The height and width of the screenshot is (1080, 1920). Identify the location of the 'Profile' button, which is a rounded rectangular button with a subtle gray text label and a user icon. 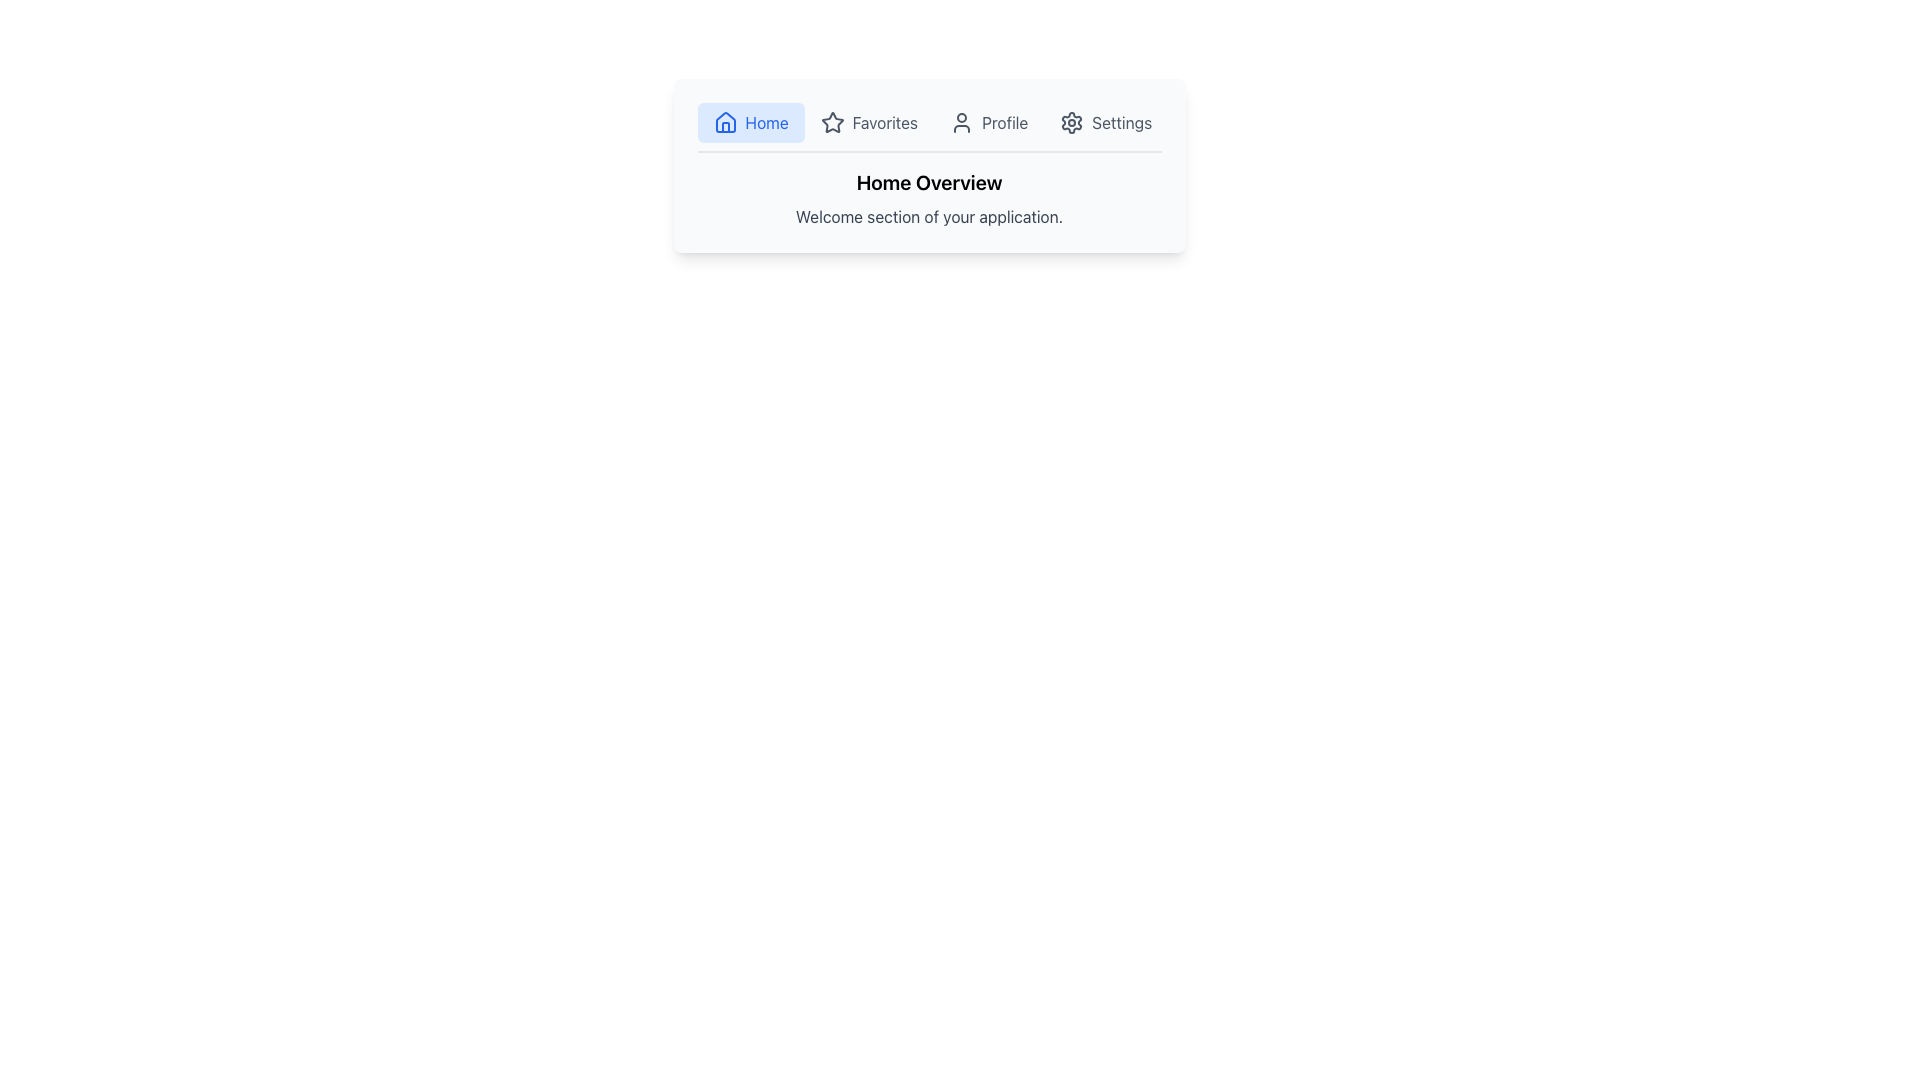
(989, 123).